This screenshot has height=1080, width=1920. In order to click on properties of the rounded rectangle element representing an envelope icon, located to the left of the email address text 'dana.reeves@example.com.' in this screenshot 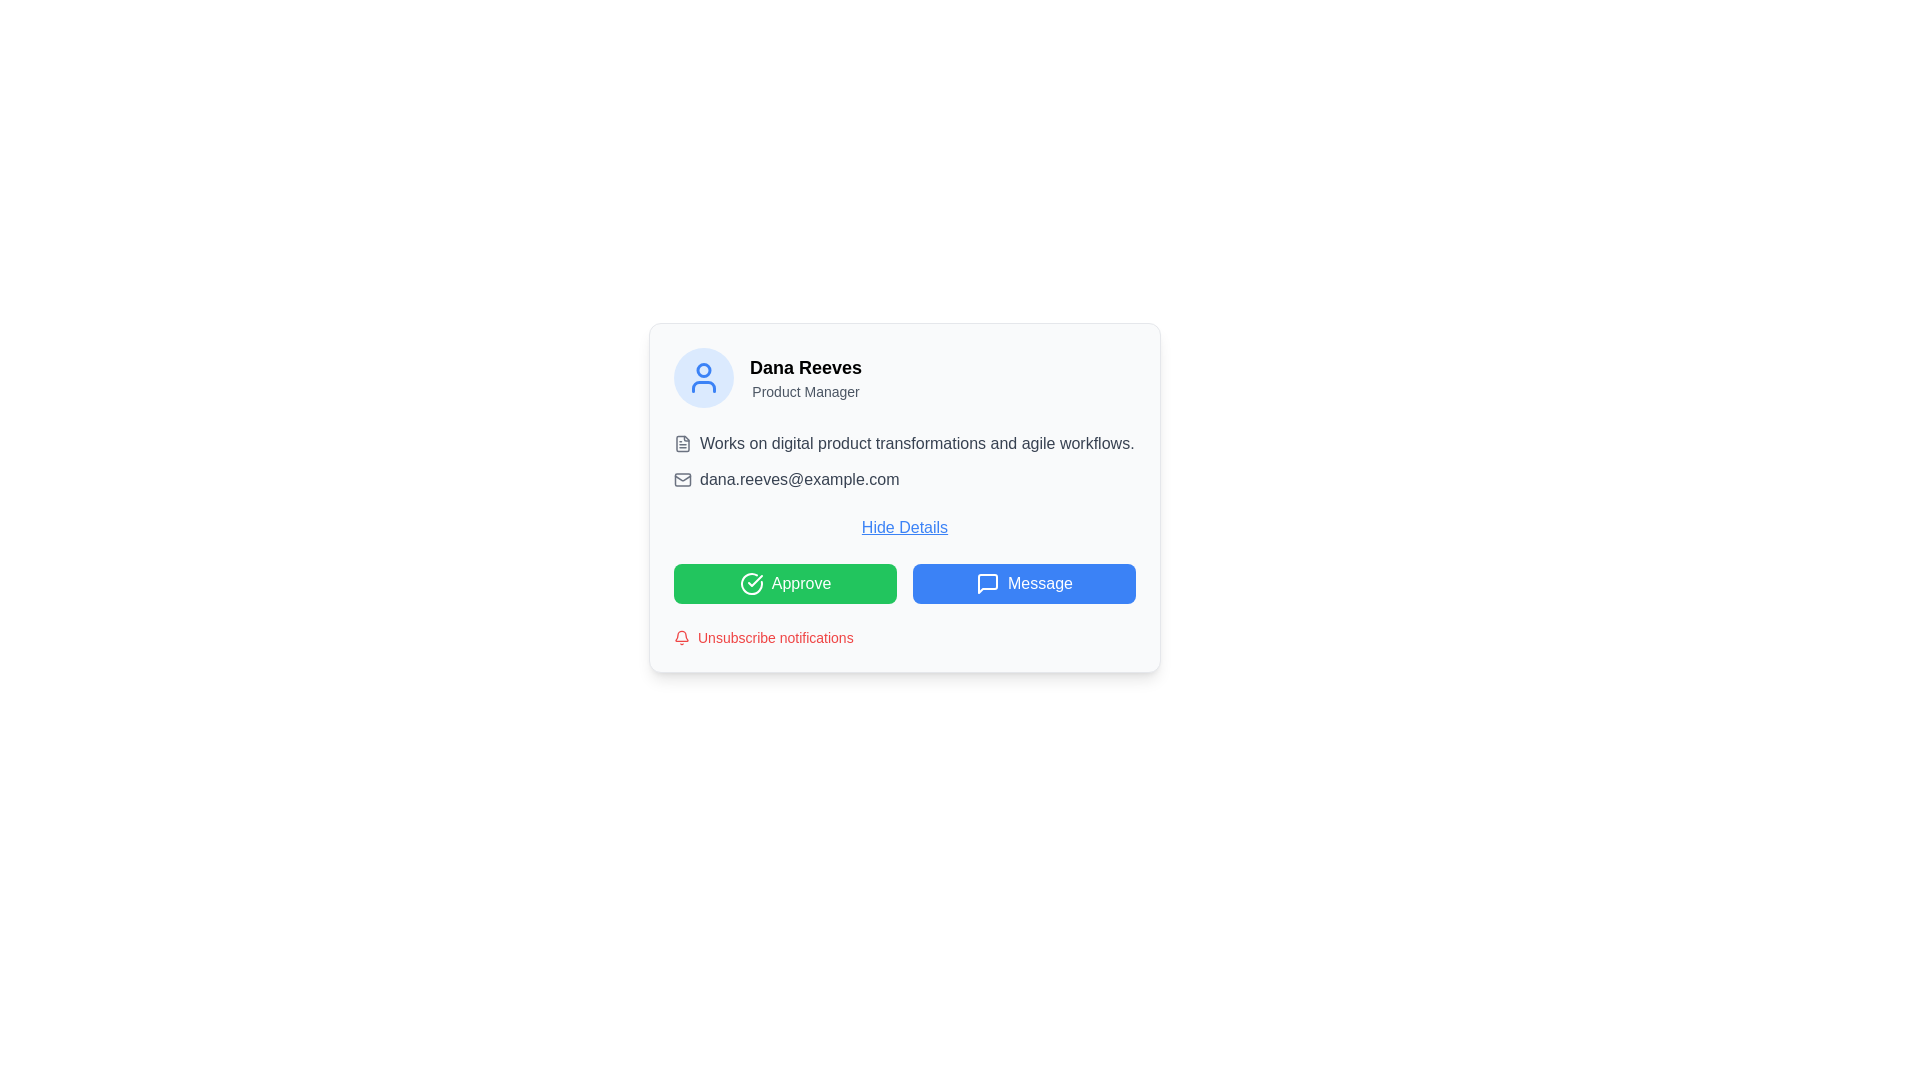, I will do `click(682, 479)`.